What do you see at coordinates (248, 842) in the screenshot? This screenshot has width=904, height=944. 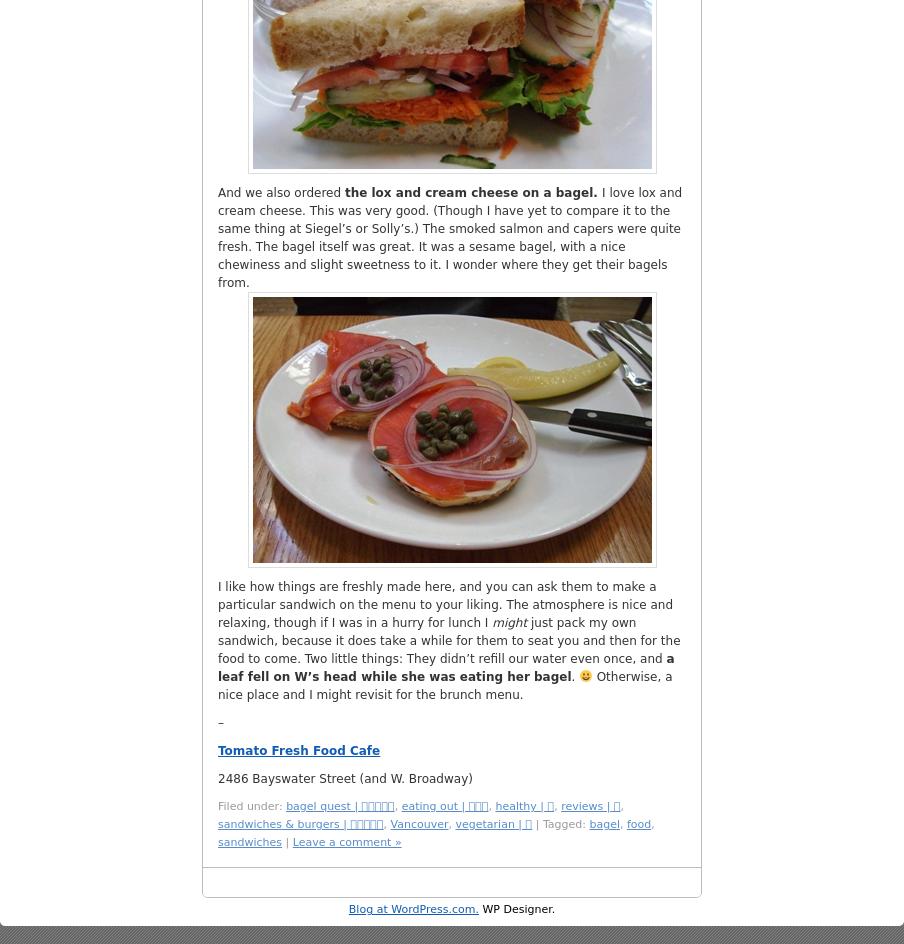 I see `'sandwiches'` at bounding box center [248, 842].